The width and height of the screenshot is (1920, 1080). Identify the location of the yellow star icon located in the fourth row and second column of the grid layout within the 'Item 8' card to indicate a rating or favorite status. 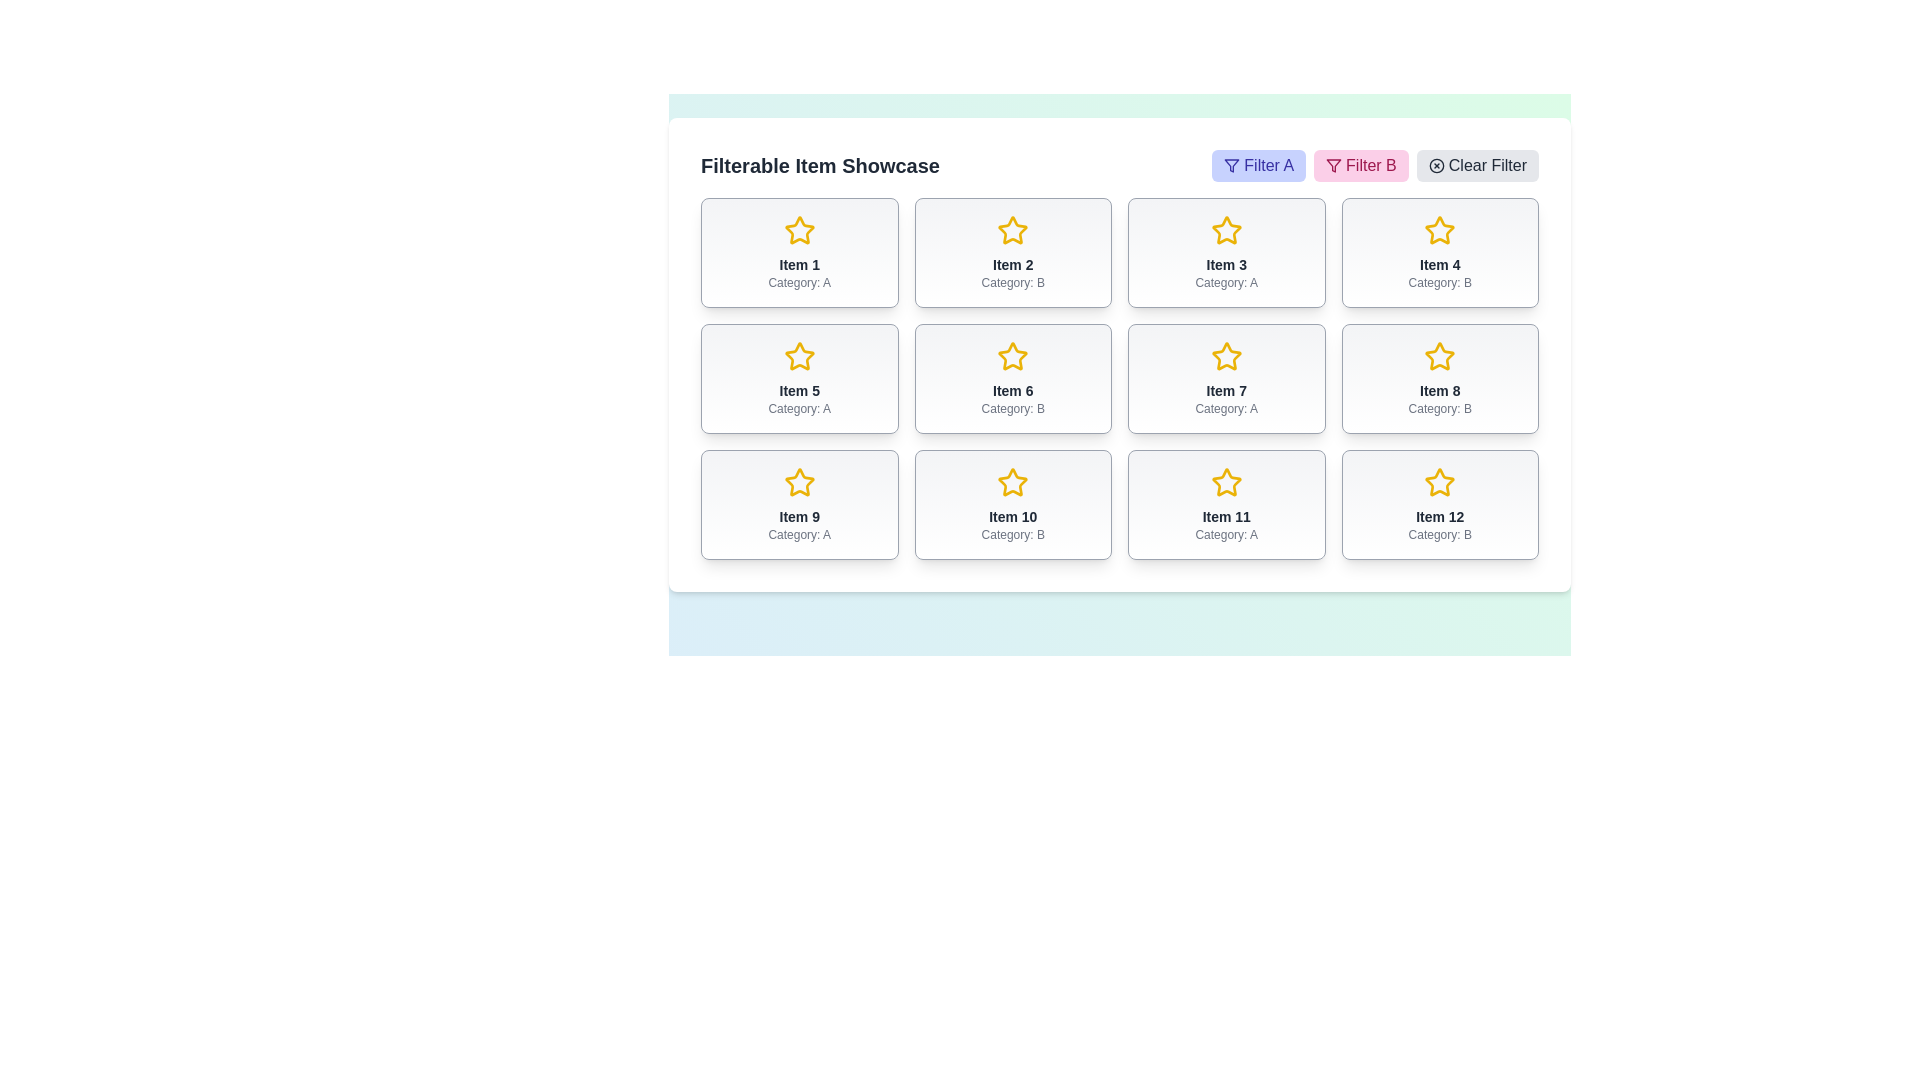
(1440, 355).